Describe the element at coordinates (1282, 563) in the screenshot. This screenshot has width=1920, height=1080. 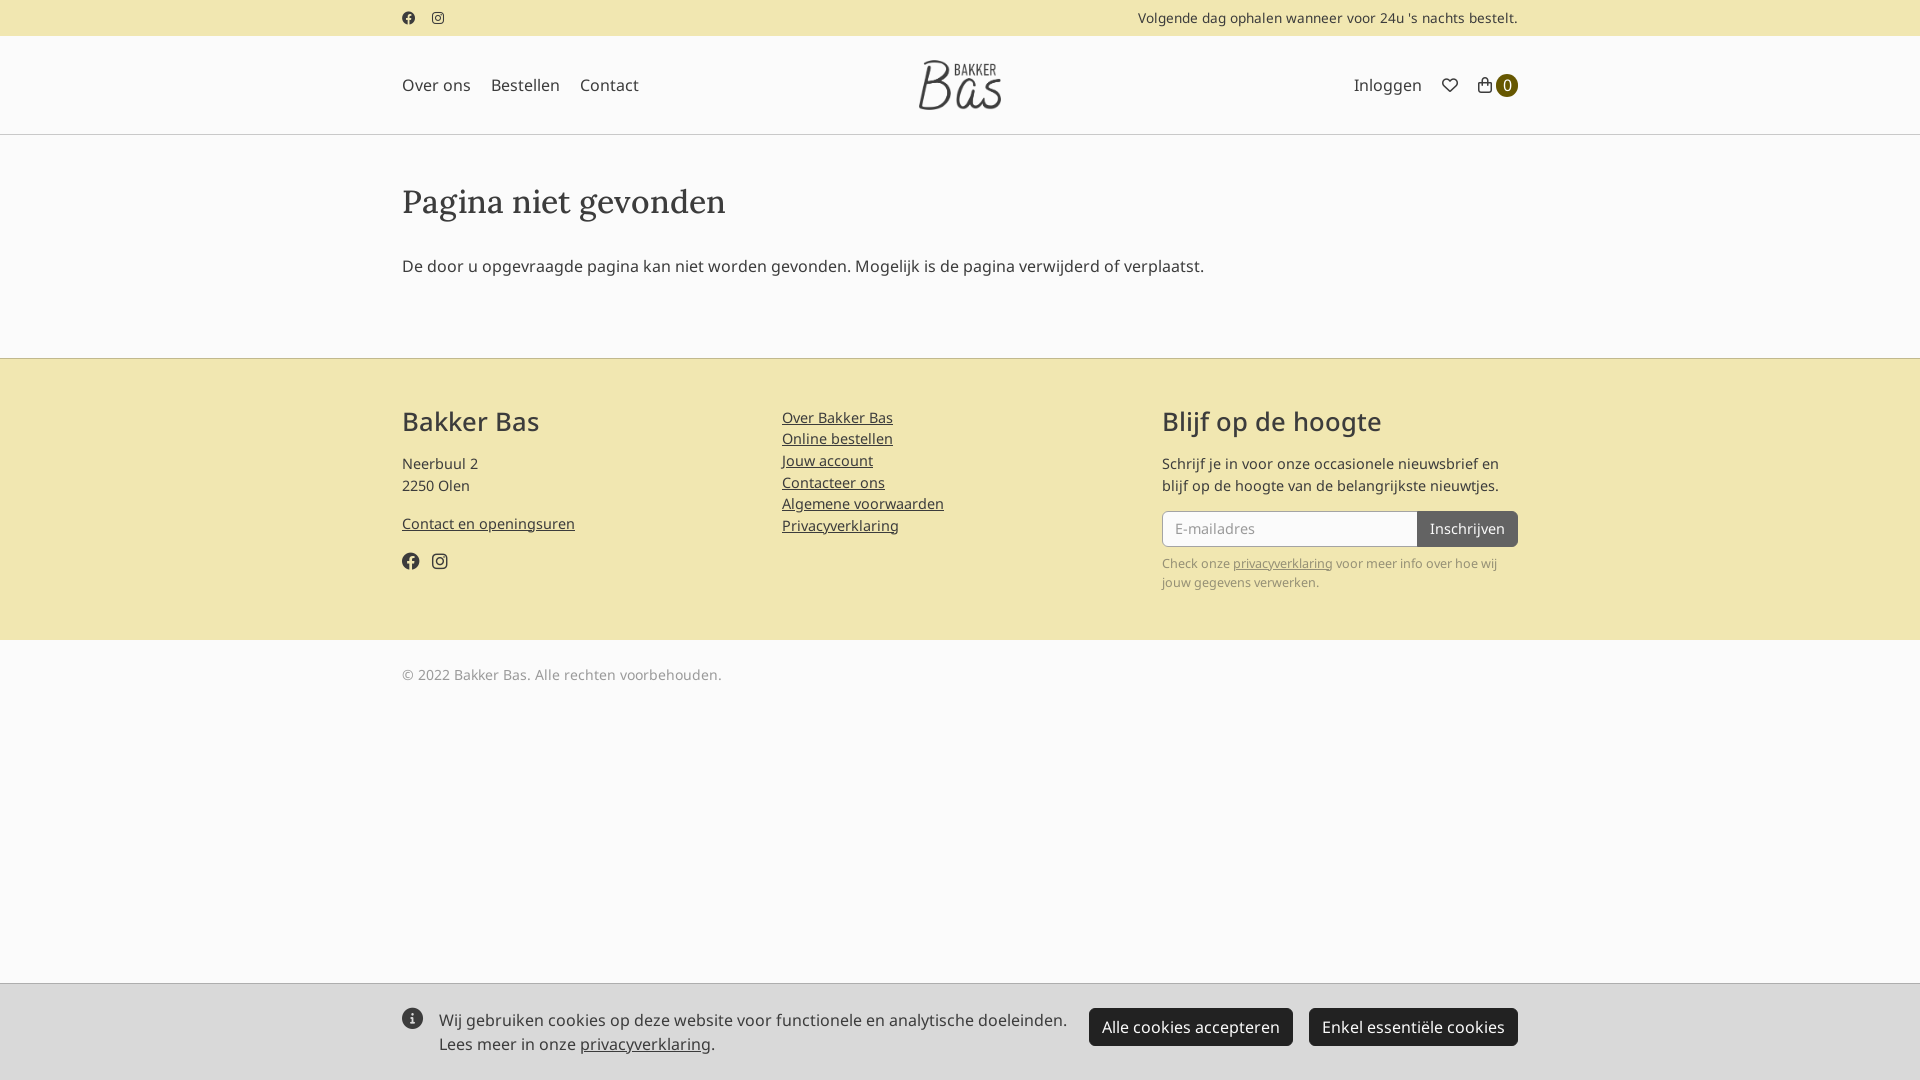
I see `'privacyverklaring'` at that location.